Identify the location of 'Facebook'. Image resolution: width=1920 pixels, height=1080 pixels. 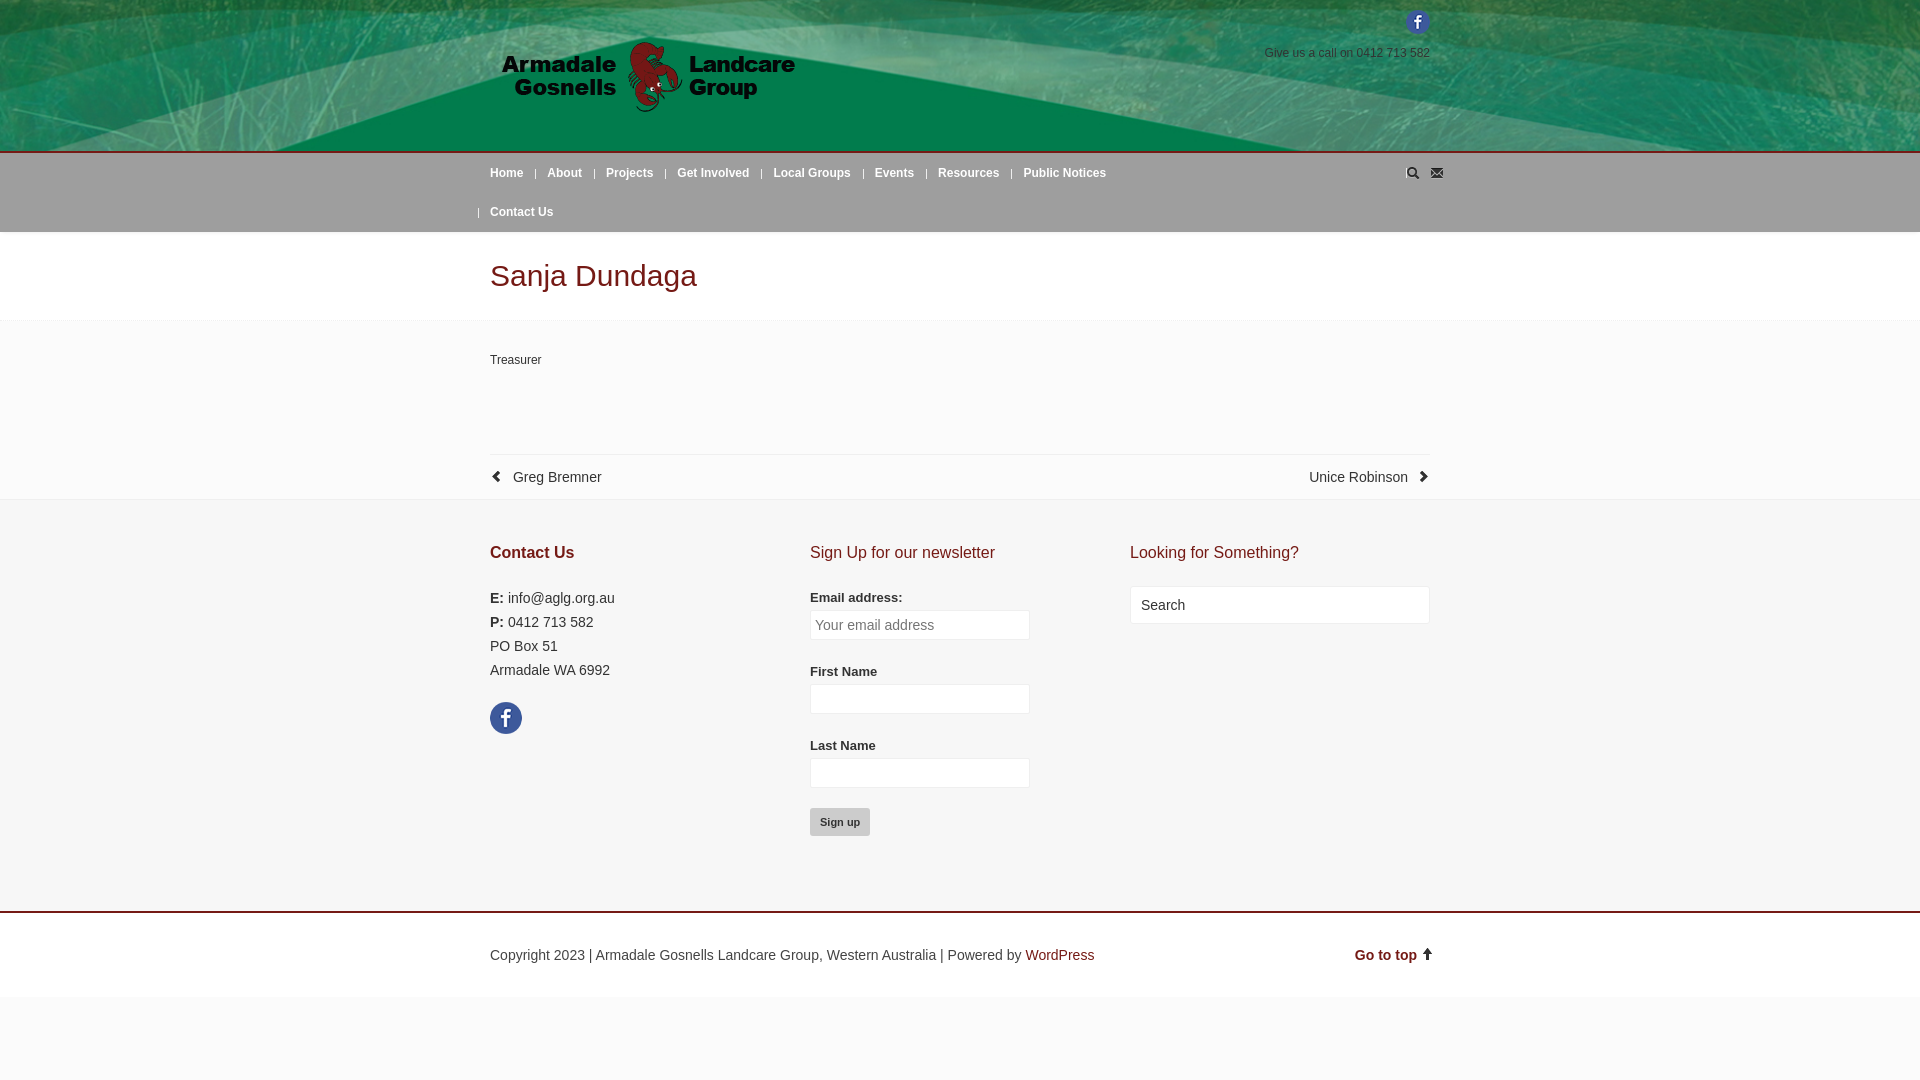
(1416, 22).